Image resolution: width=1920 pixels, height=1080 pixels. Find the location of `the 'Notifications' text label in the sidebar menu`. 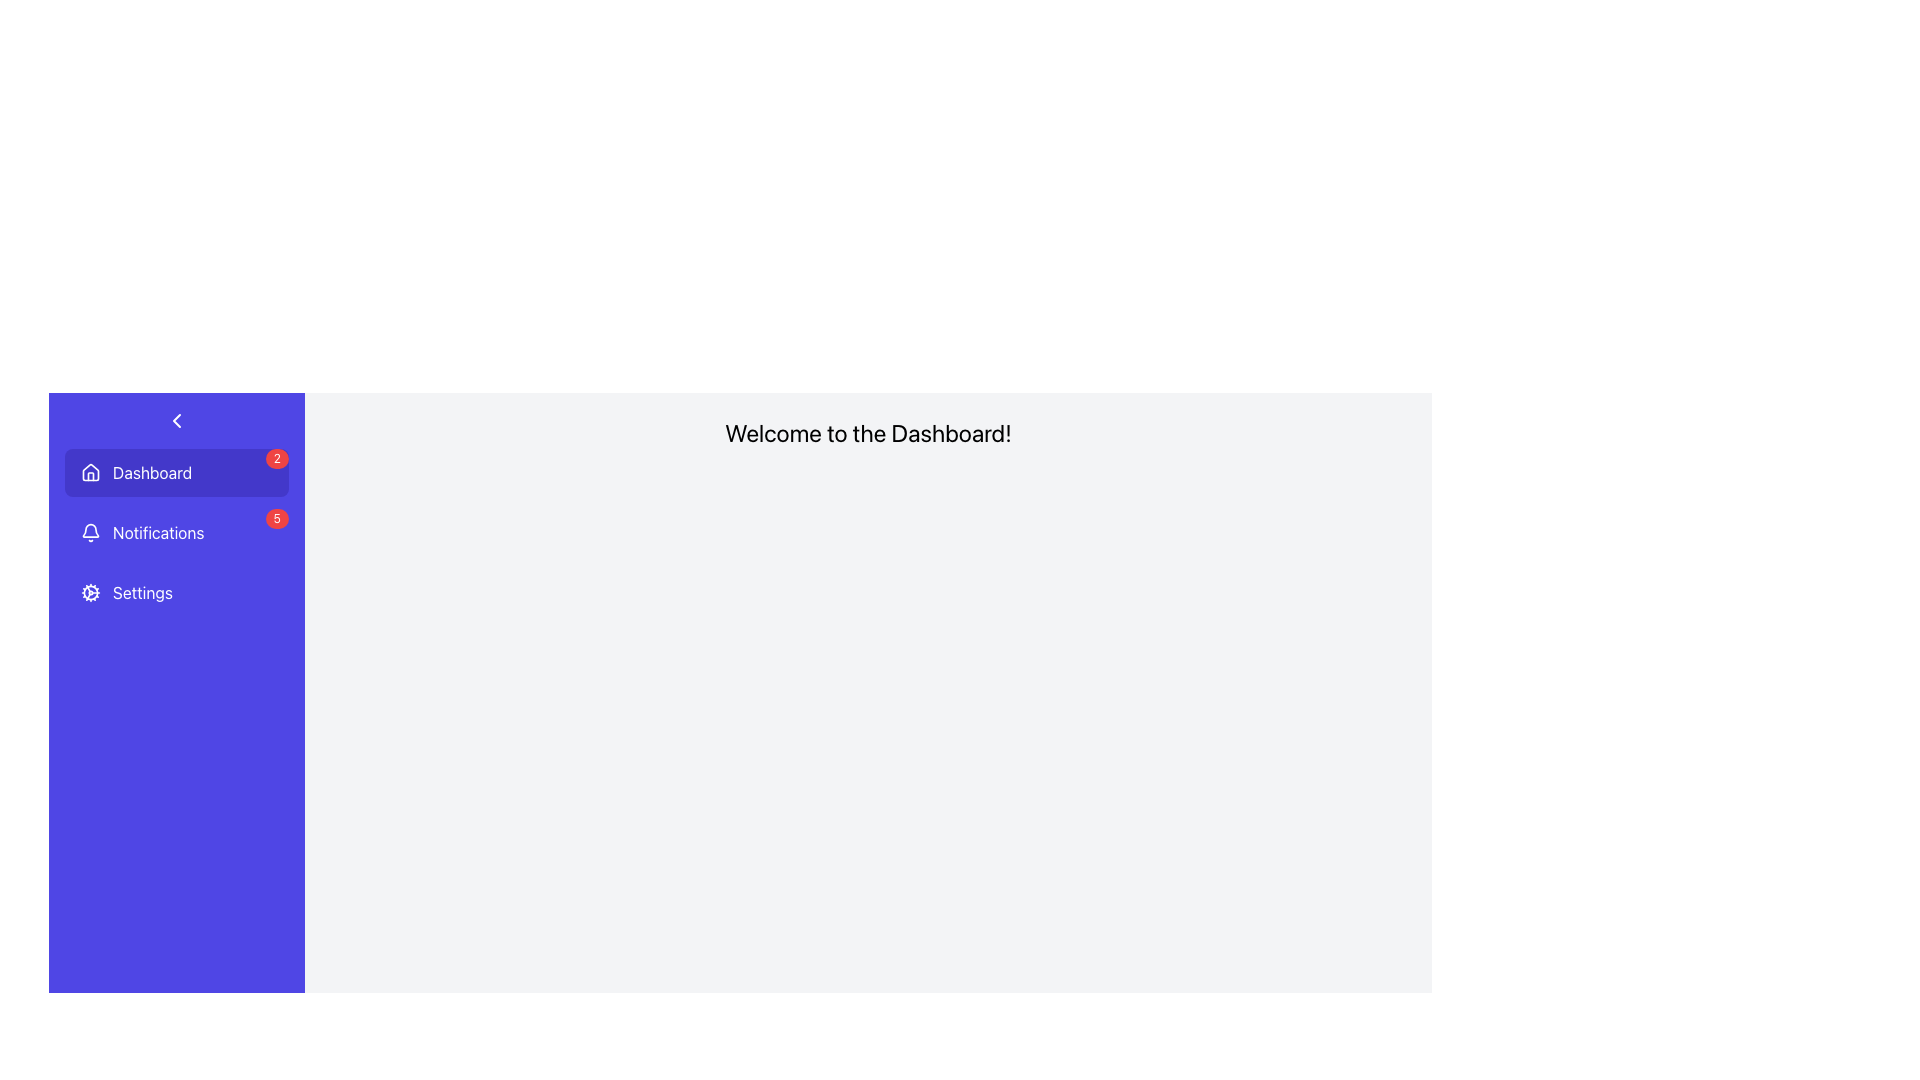

the 'Notifications' text label in the sidebar menu is located at coordinates (157, 531).